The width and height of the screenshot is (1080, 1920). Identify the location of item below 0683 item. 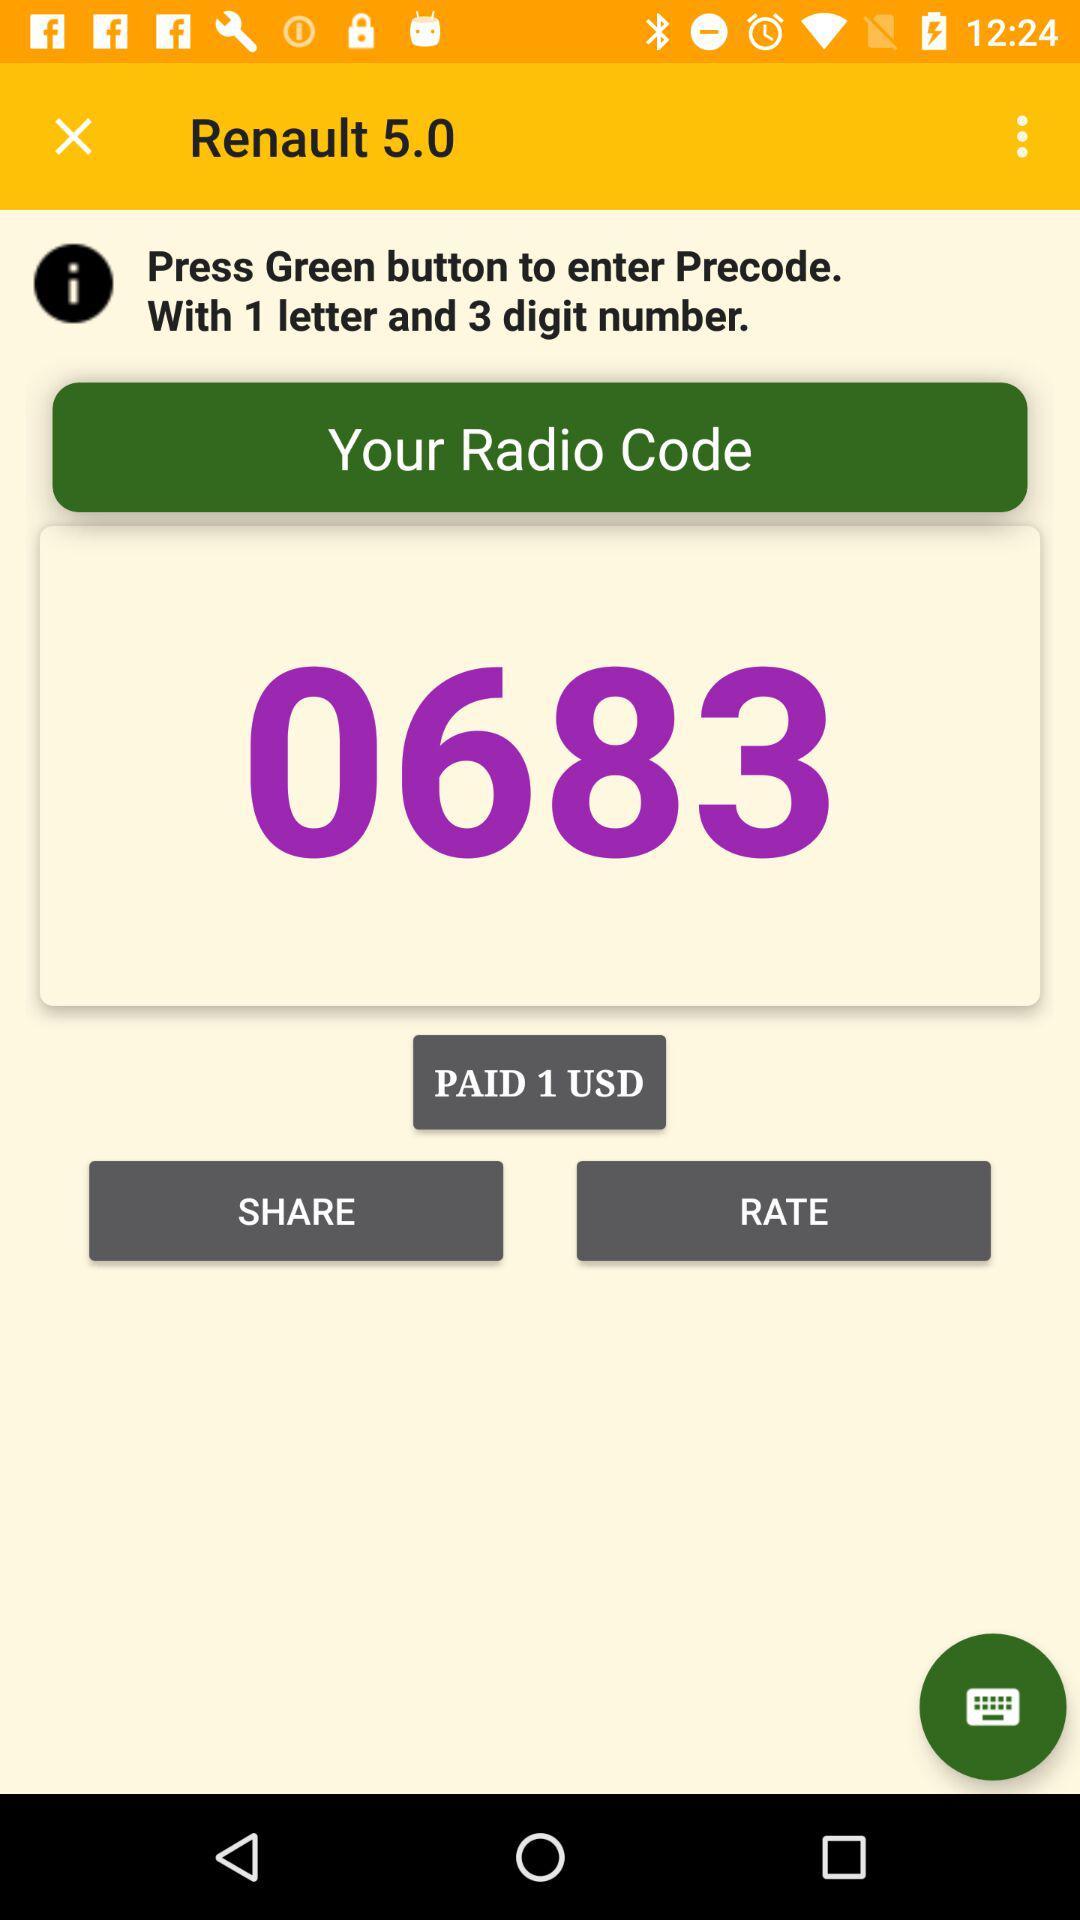
(538, 1081).